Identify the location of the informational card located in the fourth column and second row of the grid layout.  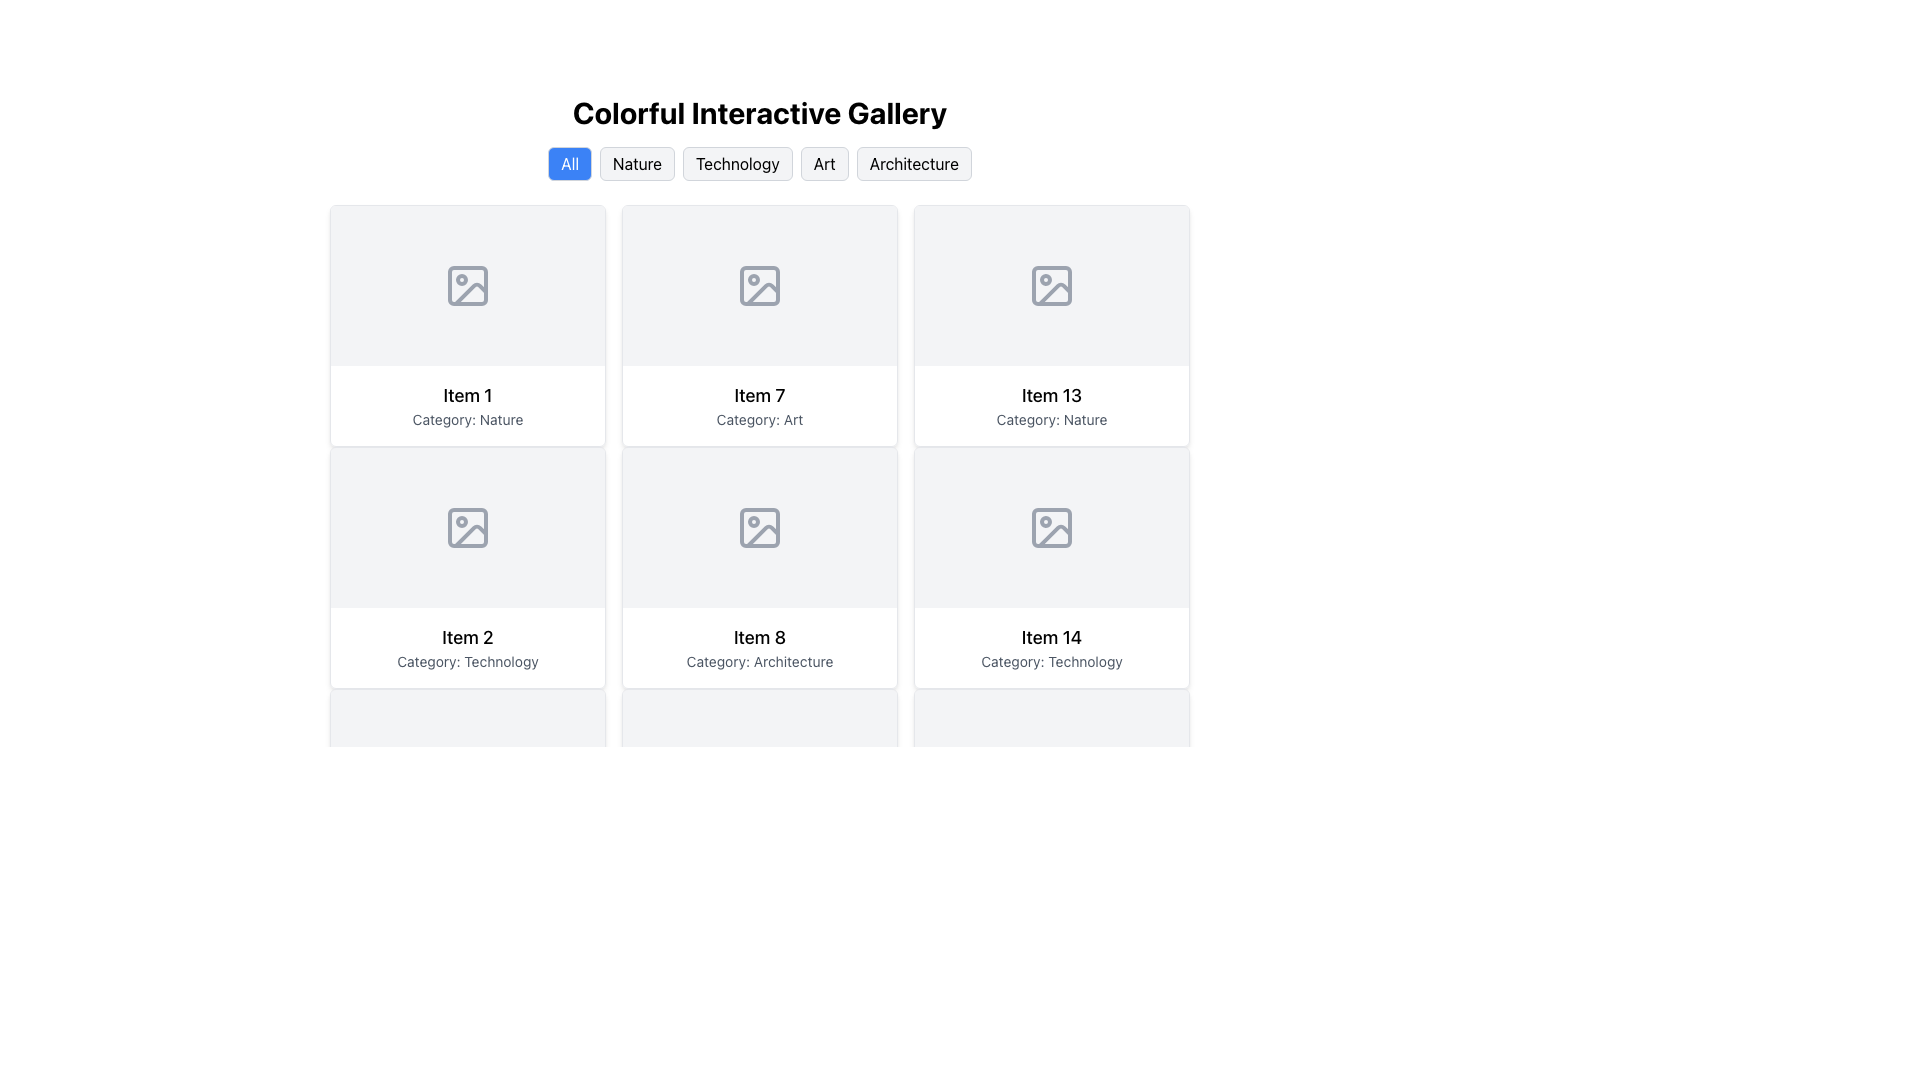
(1050, 567).